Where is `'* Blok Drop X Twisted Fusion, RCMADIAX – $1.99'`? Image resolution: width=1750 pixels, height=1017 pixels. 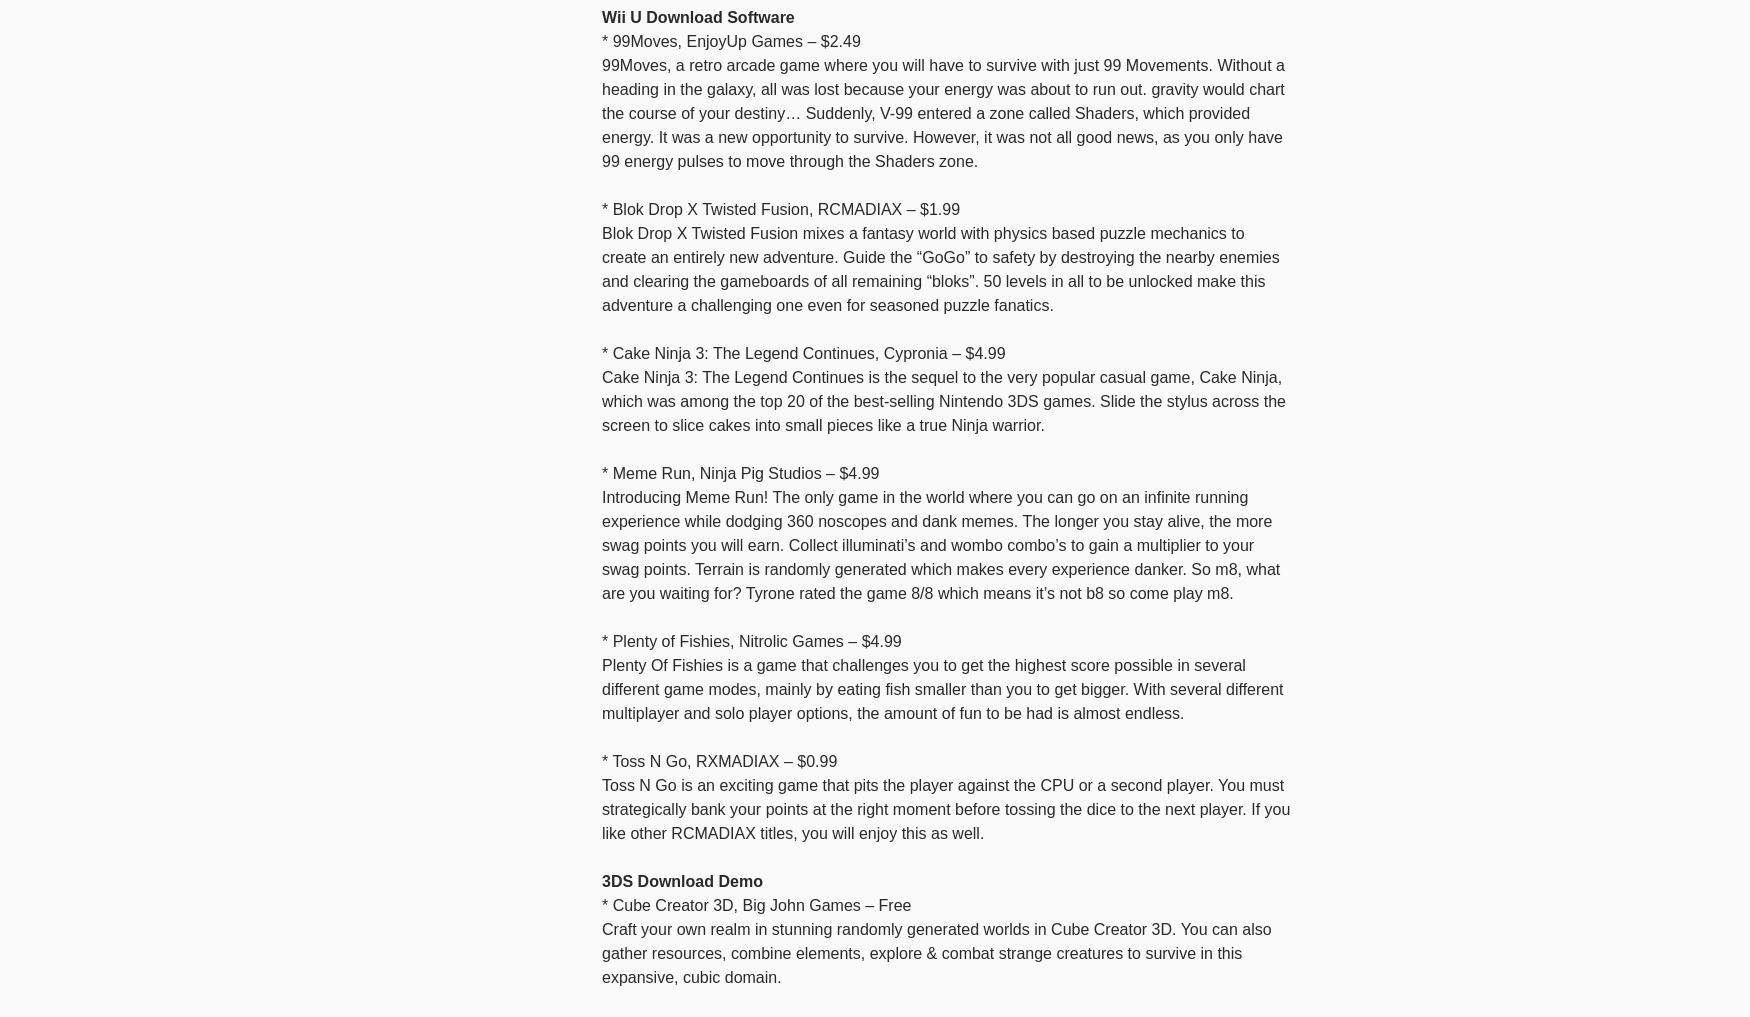 '* Blok Drop X Twisted Fusion, RCMADIAX – $1.99' is located at coordinates (780, 208).